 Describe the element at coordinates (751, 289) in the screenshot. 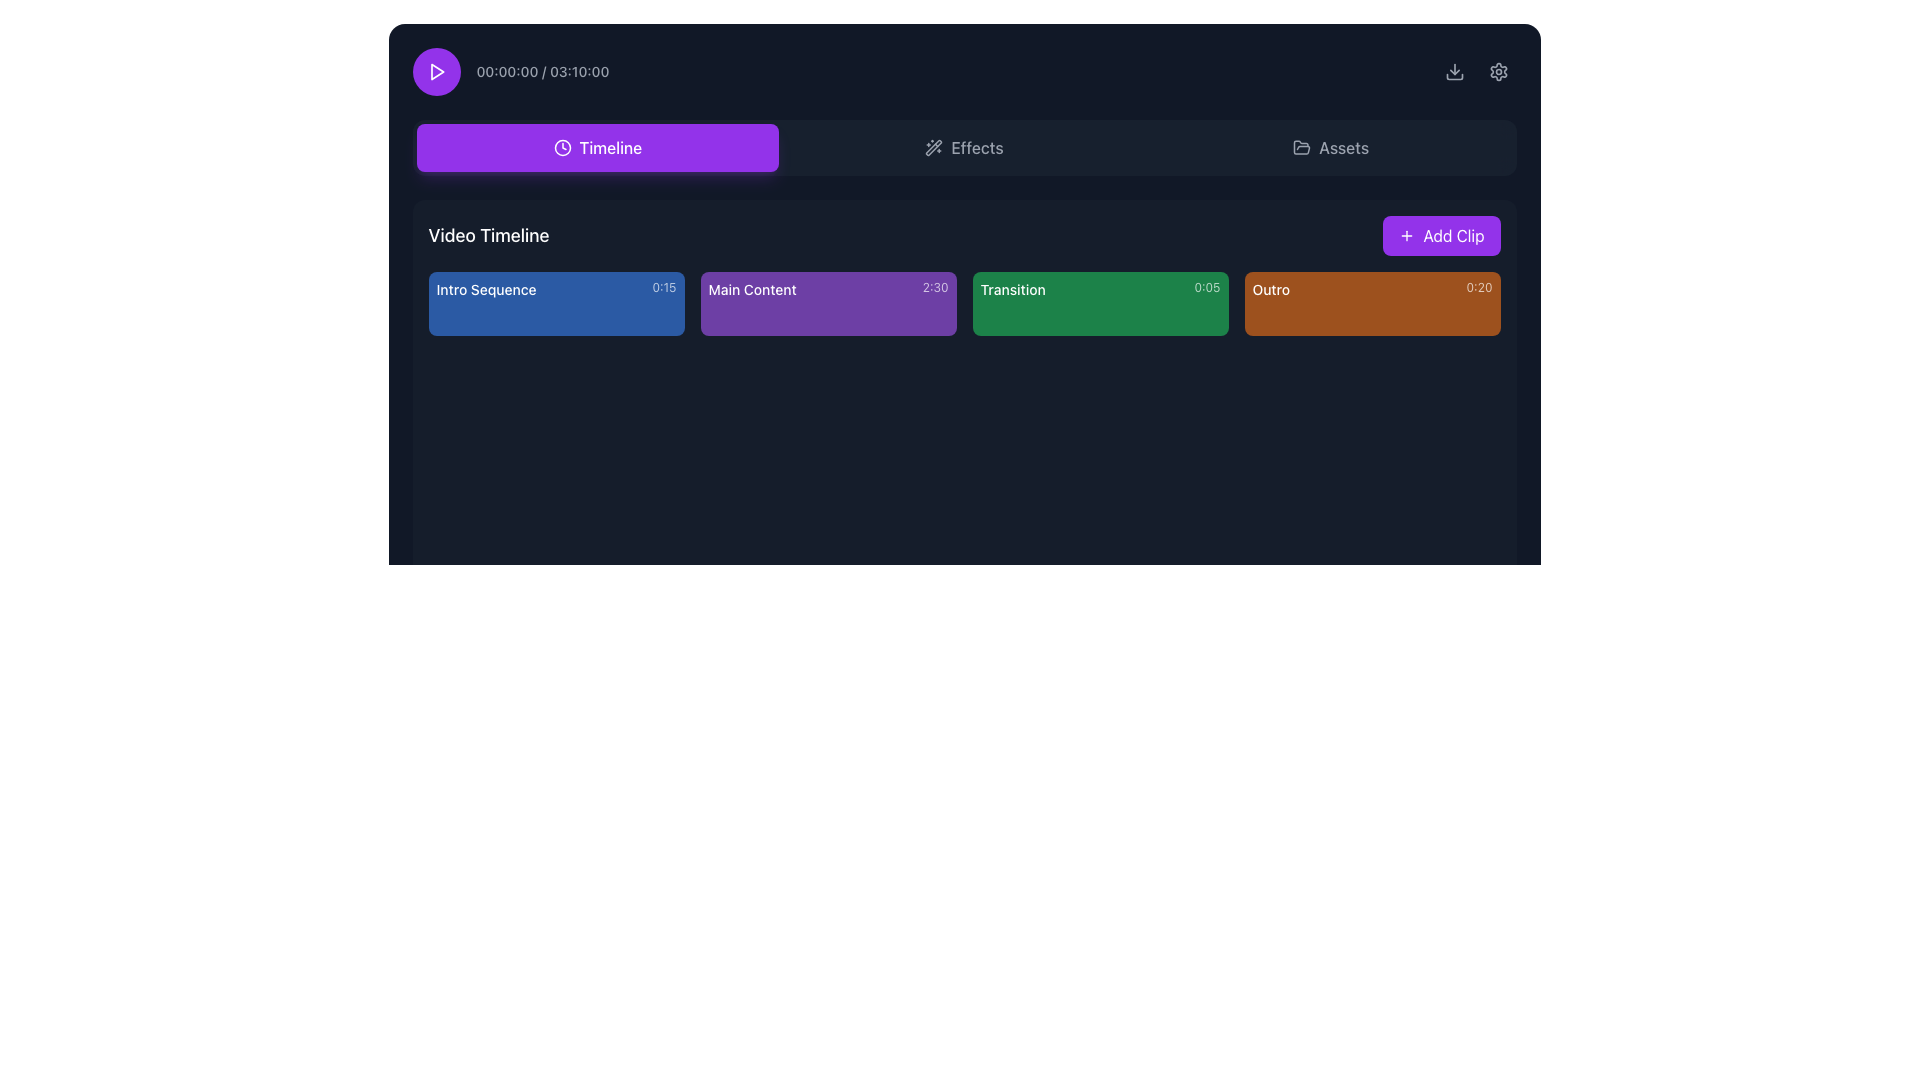

I see `text of the label indicating the name or content of the associated timeline segment, which is centered horizontally in the second block of the Video Timeline section, positioned between the 'Intro Sequence' and 'Transition' blocks` at that location.